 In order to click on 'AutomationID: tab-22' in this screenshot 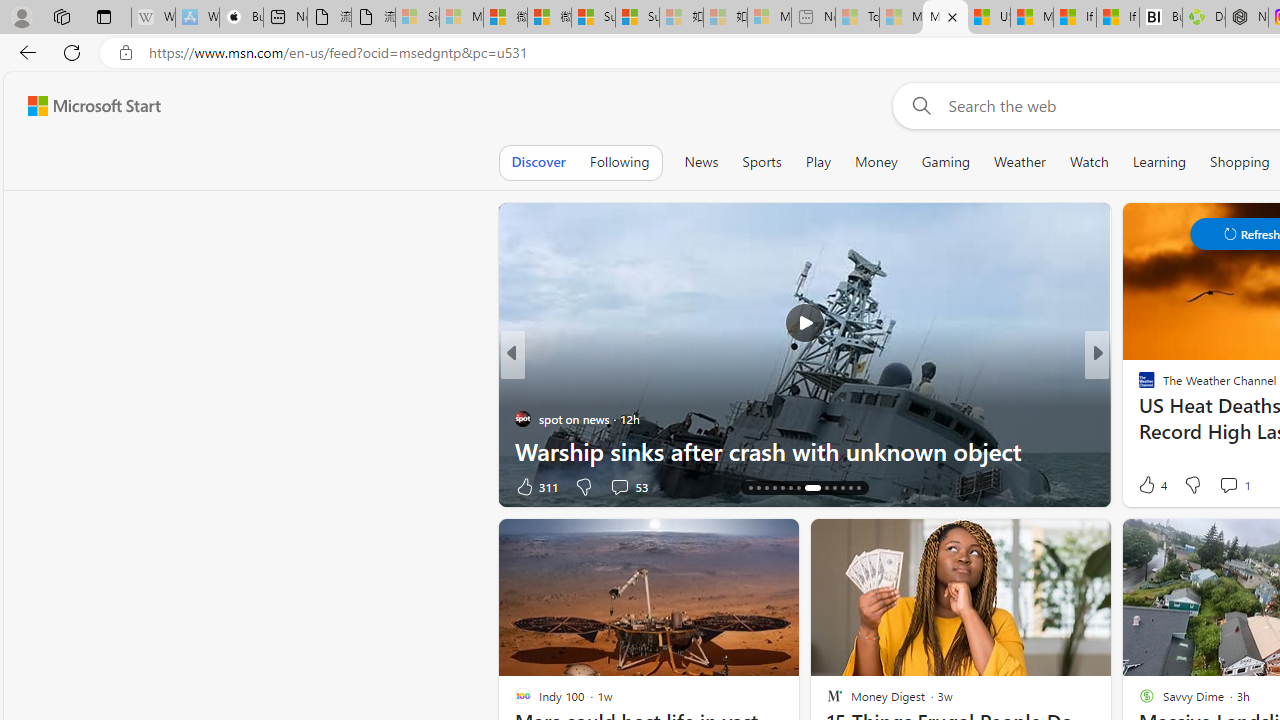, I will do `click(826, 488)`.